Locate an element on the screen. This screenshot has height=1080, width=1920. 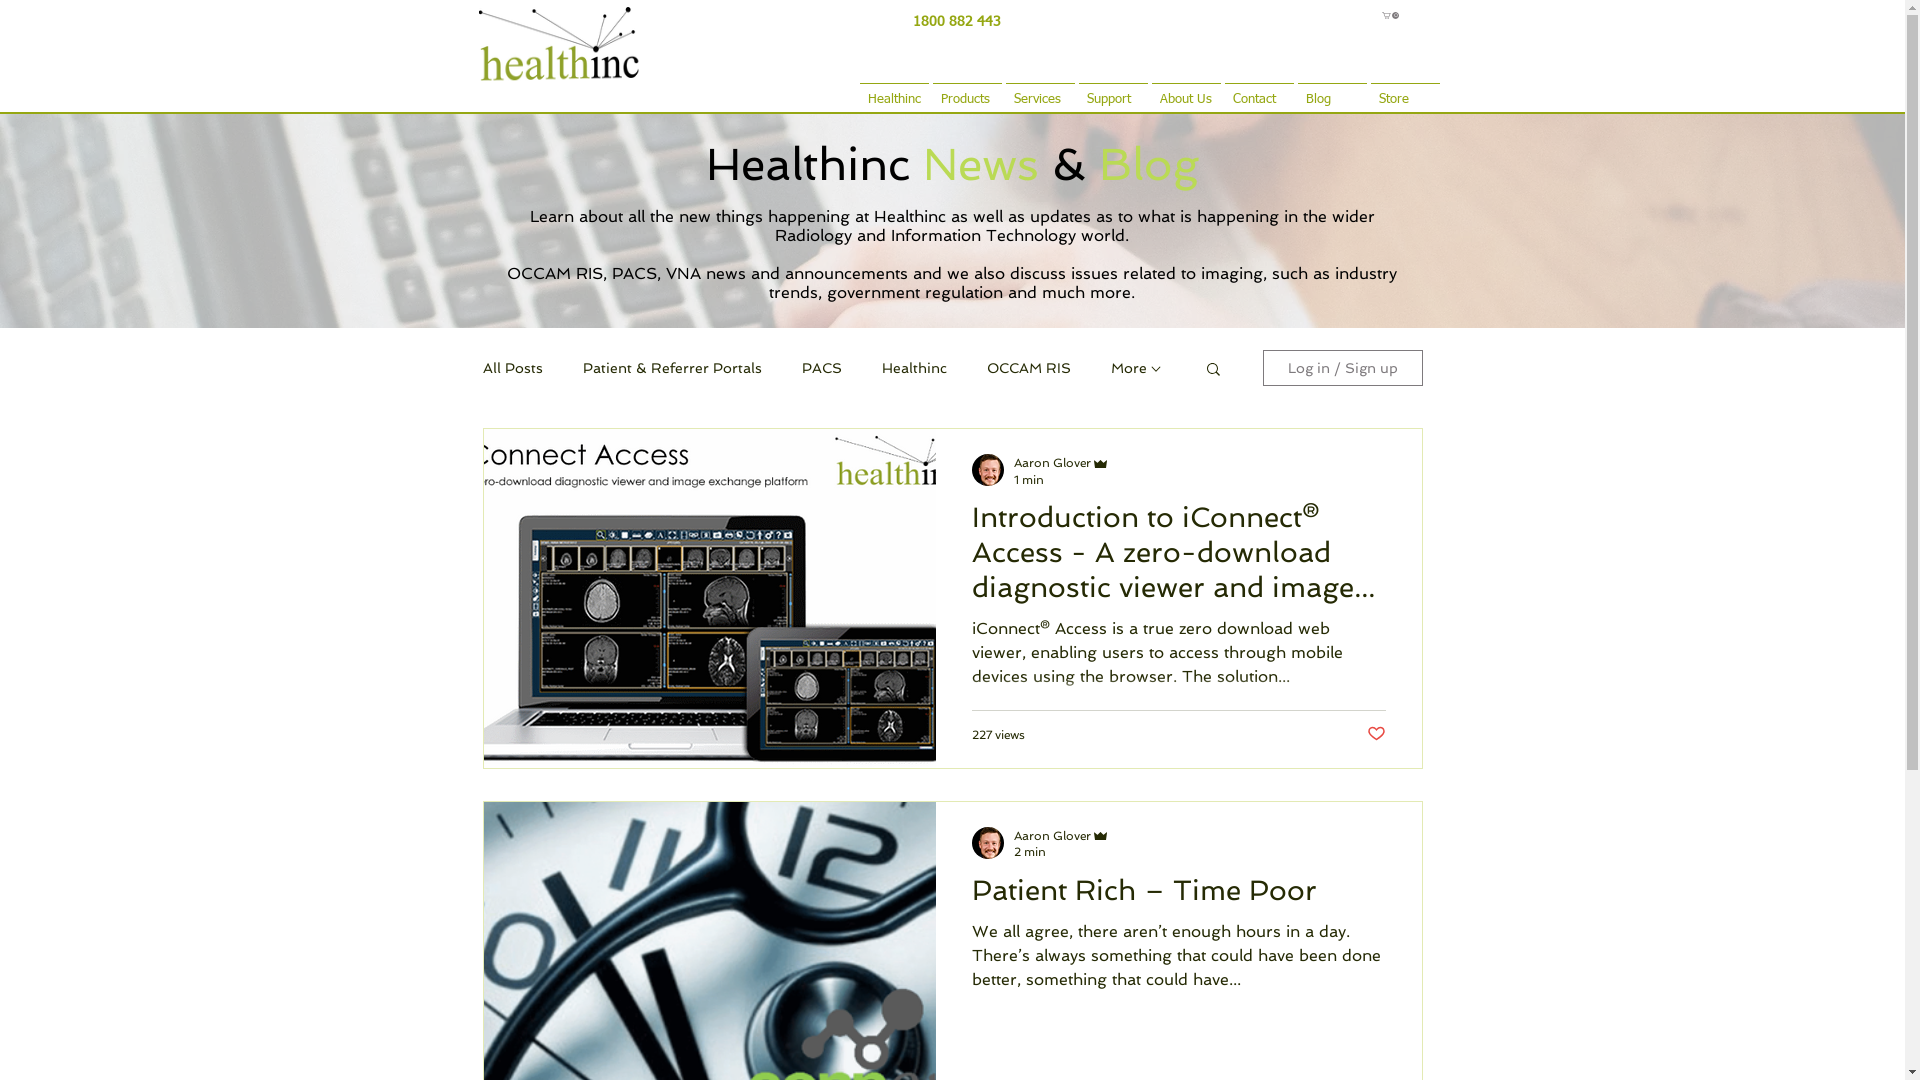
'Go to Healthinc Home Page' is located at coordinates (571, 42).